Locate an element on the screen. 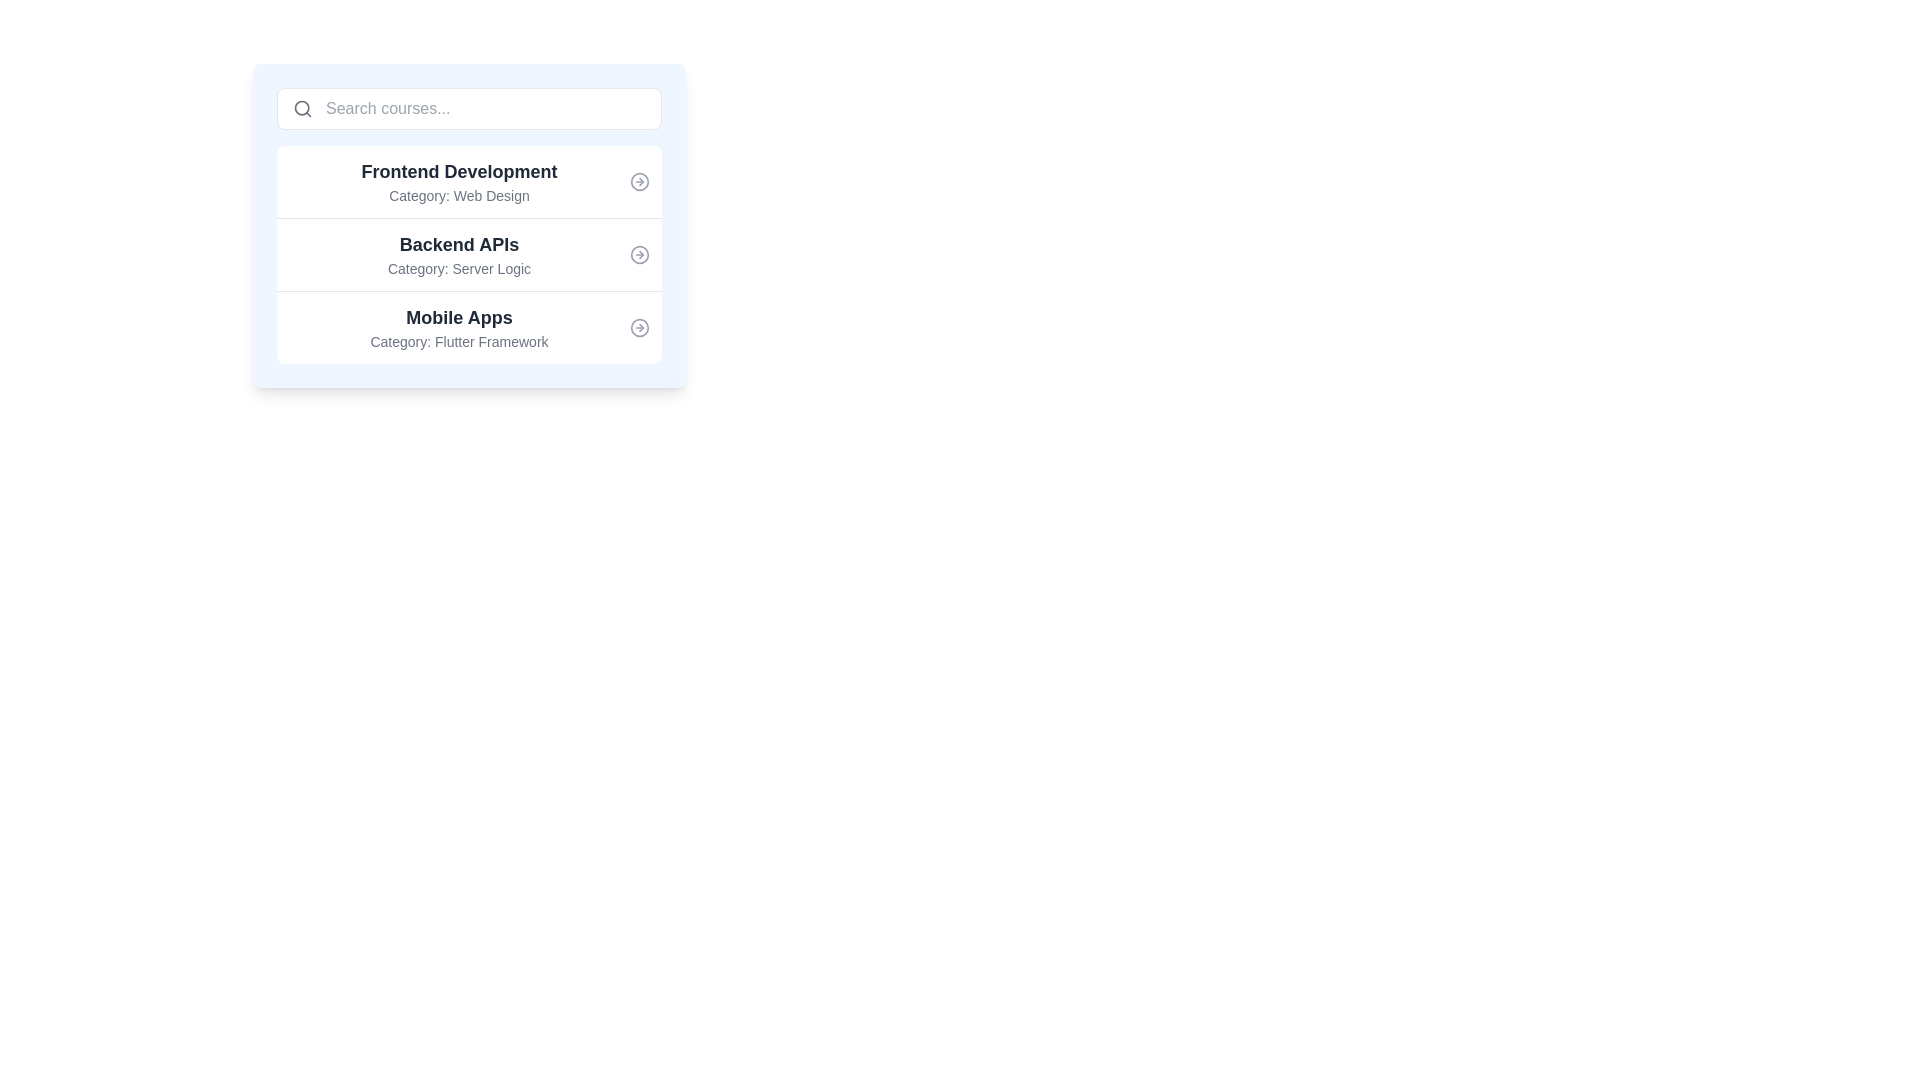 The width and height of the screenshot is (1920, 1080). text content of the 'Backend APIs' heading, which is the second item in a list above the 'Category: Server Logic' descriptor is located at coordinates (458, 244).